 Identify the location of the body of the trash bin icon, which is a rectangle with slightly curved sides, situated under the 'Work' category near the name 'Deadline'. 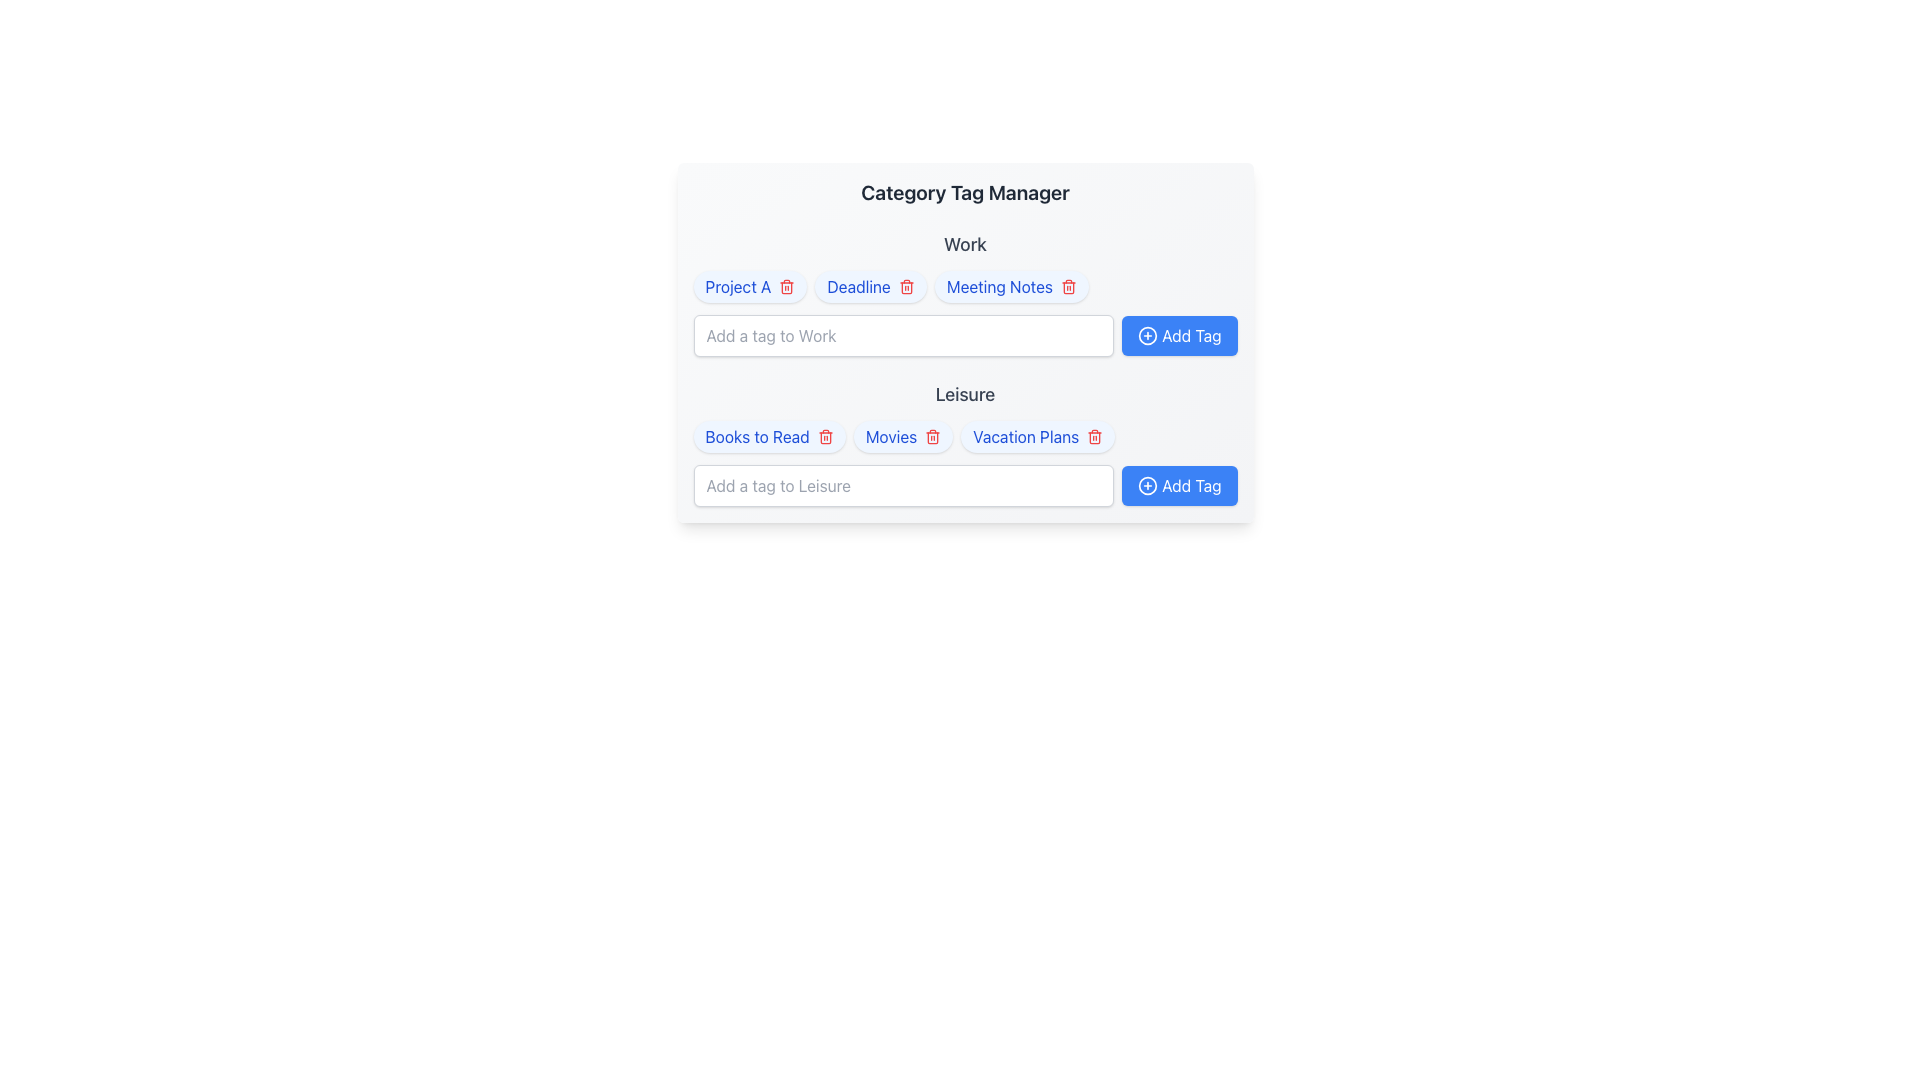
(905, 288).